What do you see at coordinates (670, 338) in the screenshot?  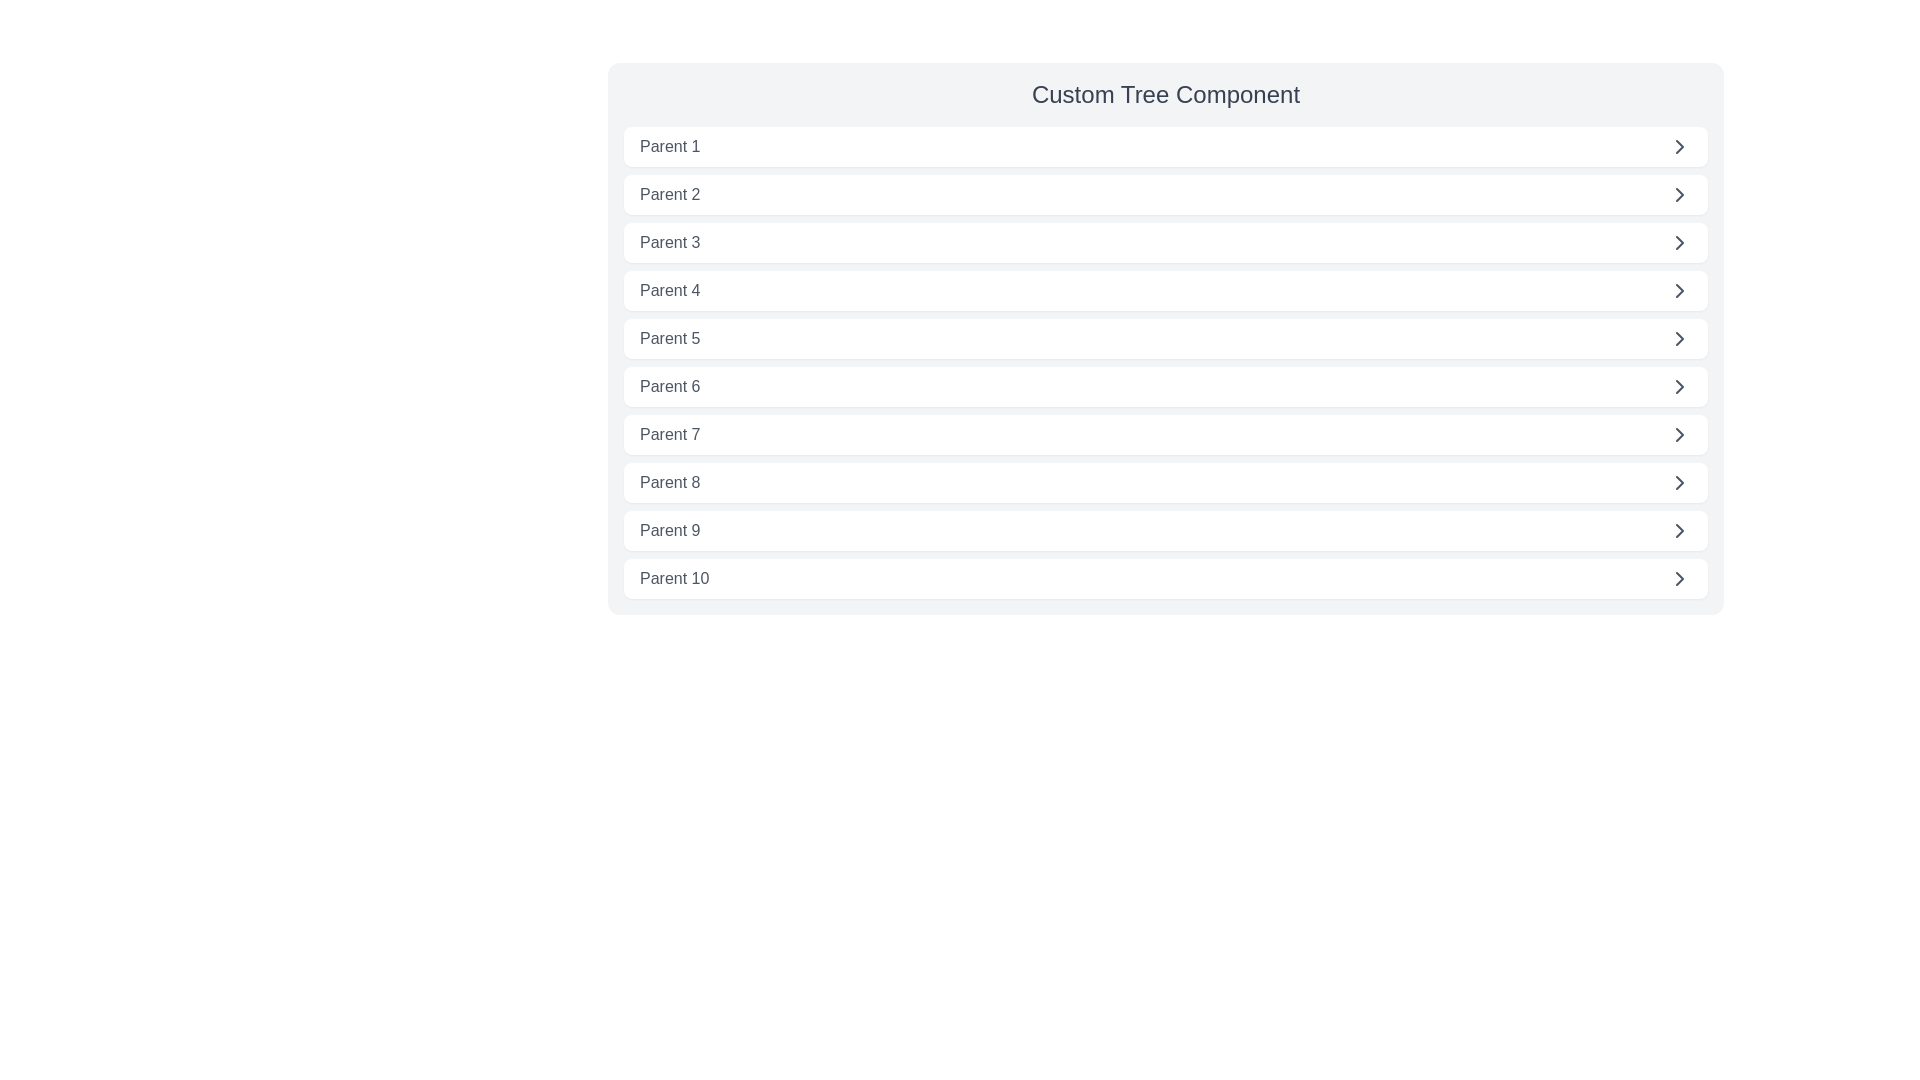 I see `the text label that serves as a descriptor for the fifth item in the vertical list to rate it` at bounding box center [670, 338].